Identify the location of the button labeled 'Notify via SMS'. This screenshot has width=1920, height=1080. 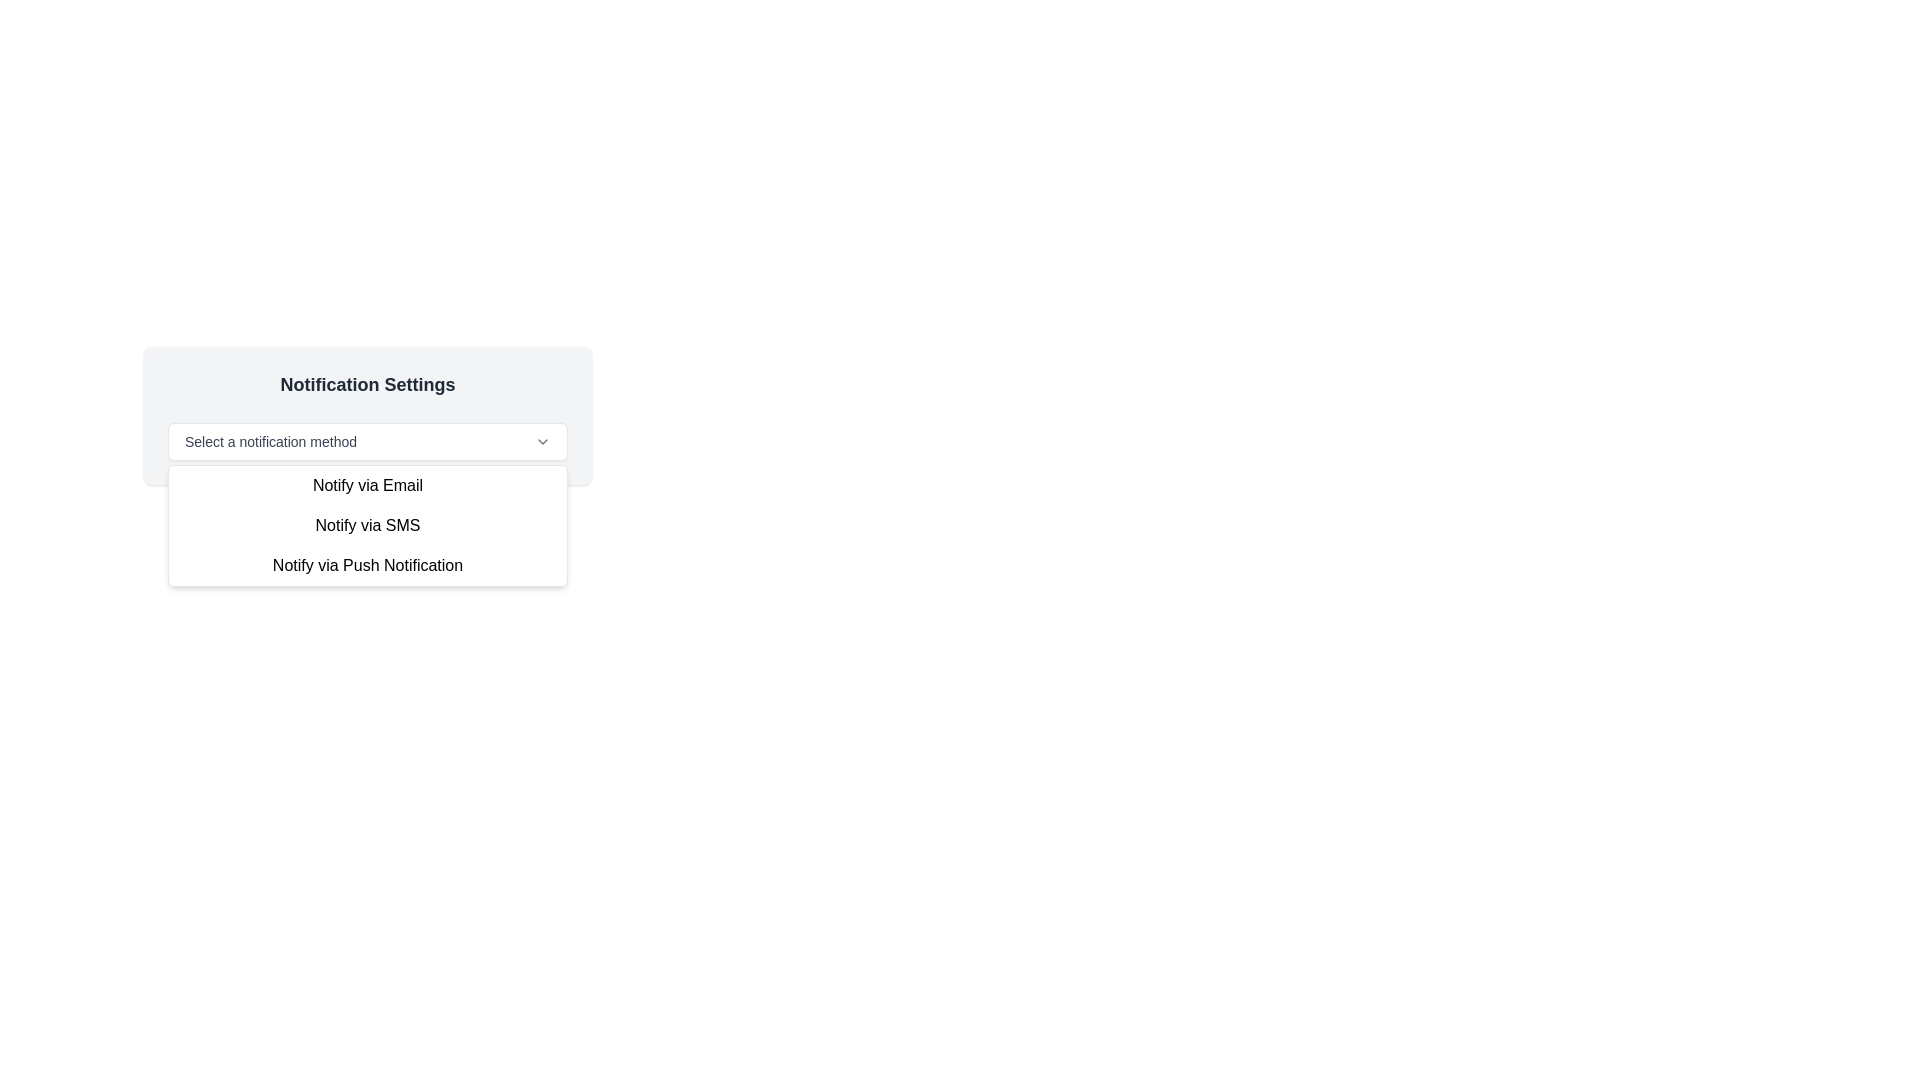
(368, 524).